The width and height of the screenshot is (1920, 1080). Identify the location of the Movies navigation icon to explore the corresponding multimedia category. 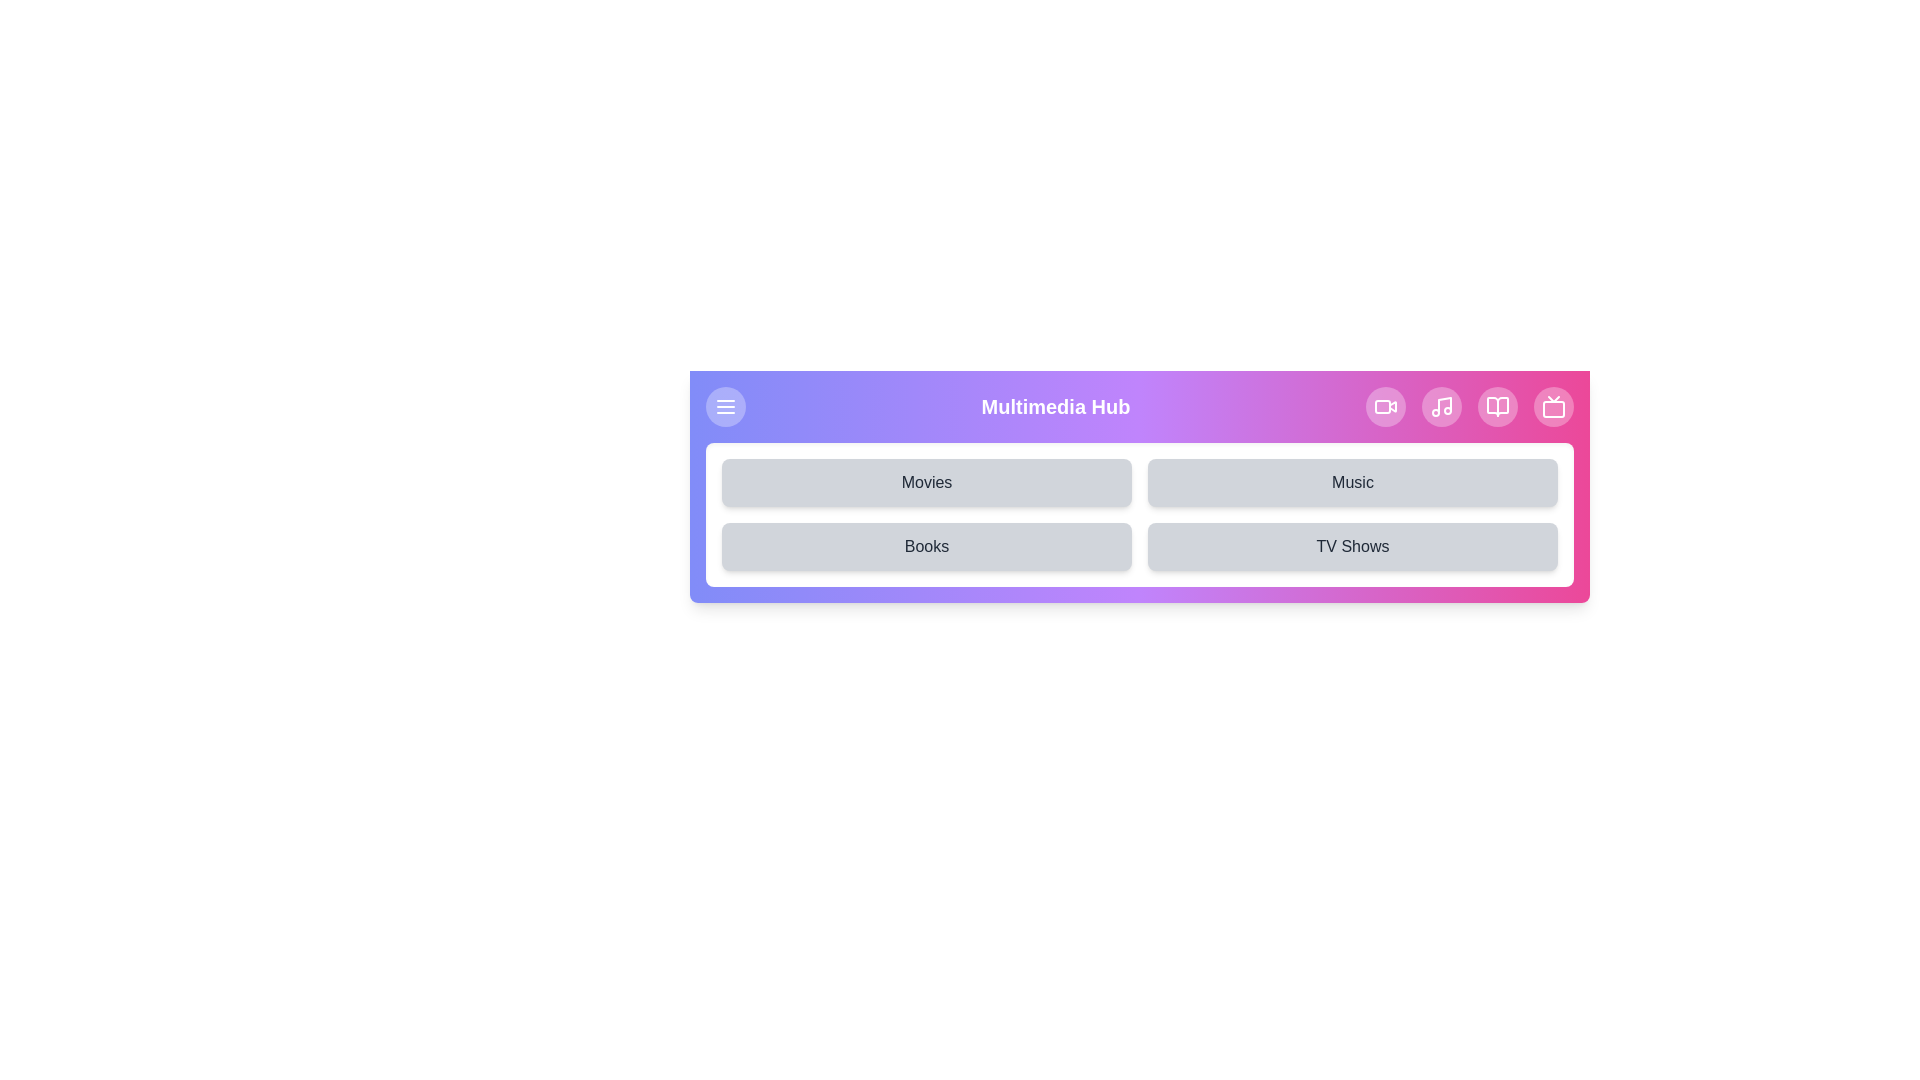
(1385, 406).